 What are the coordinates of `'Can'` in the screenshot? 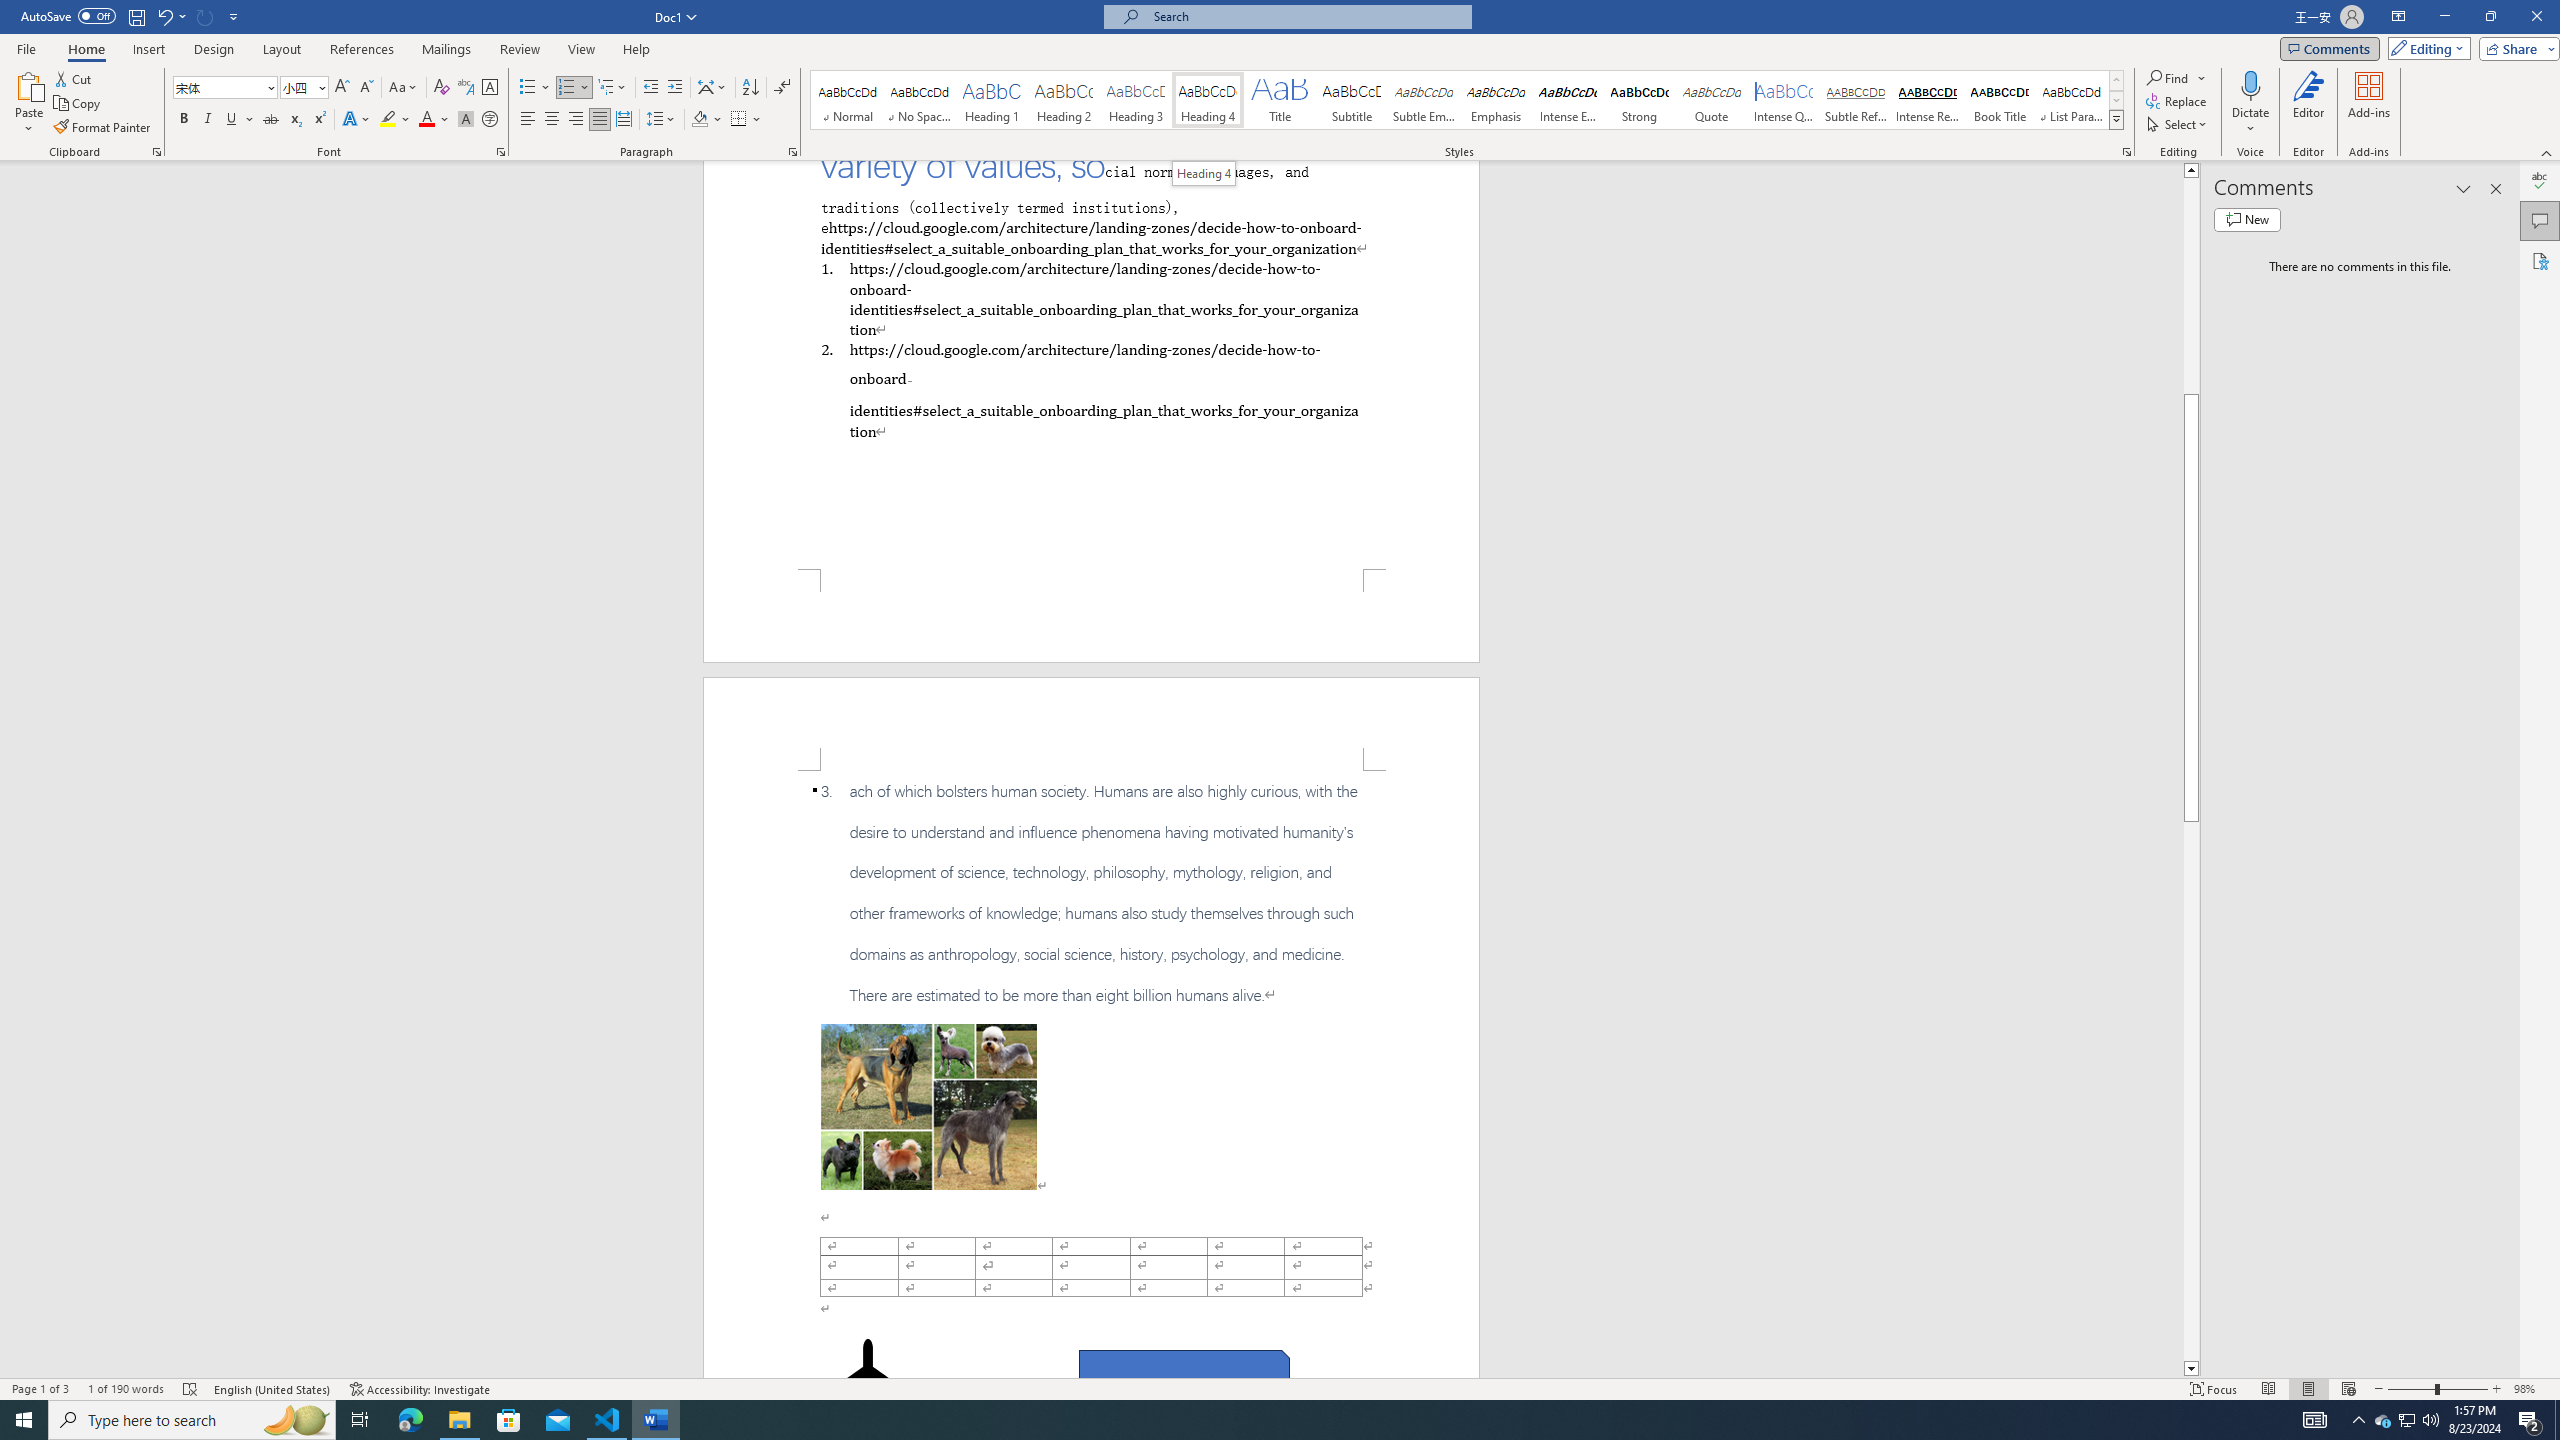 It's located at (205, 15).